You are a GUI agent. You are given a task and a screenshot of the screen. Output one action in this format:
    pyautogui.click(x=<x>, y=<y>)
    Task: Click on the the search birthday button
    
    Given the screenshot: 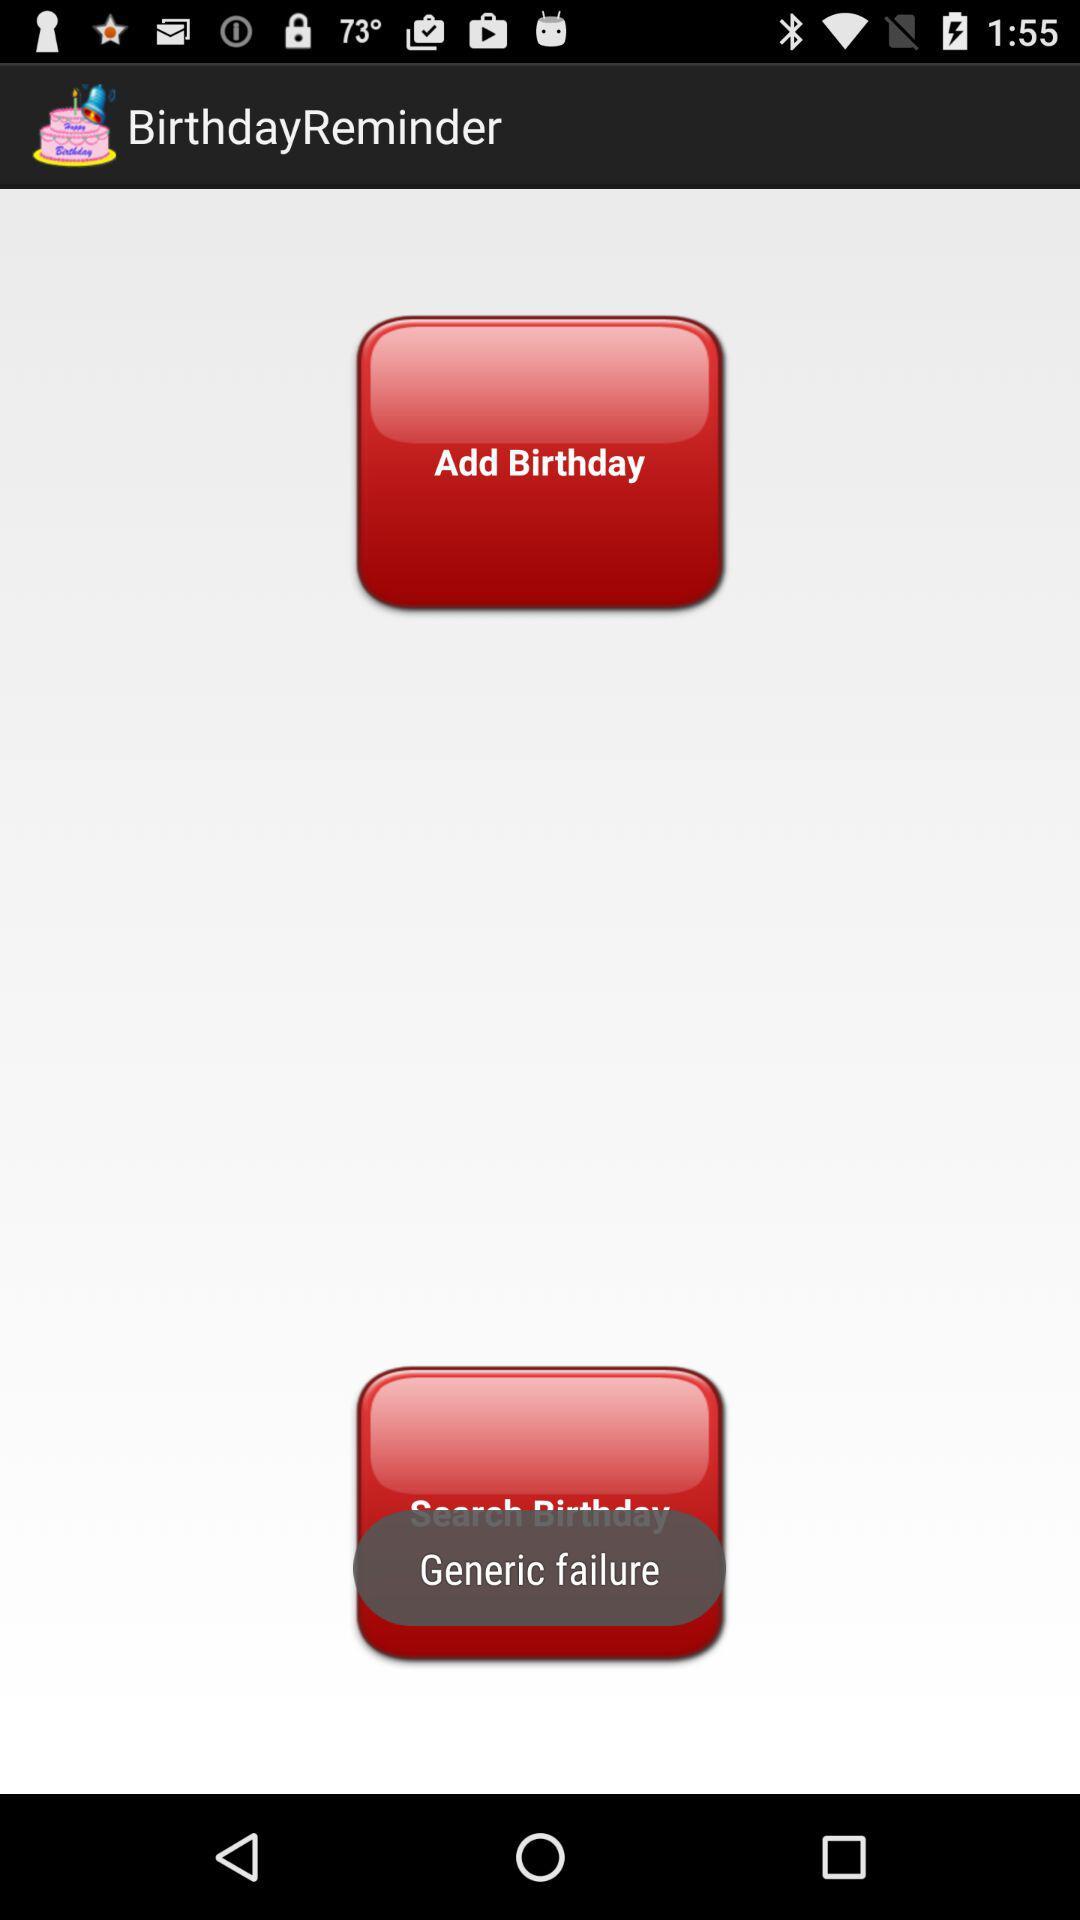 What is the action you would take?
    pyautogui.click(x=538, y=1512)
    